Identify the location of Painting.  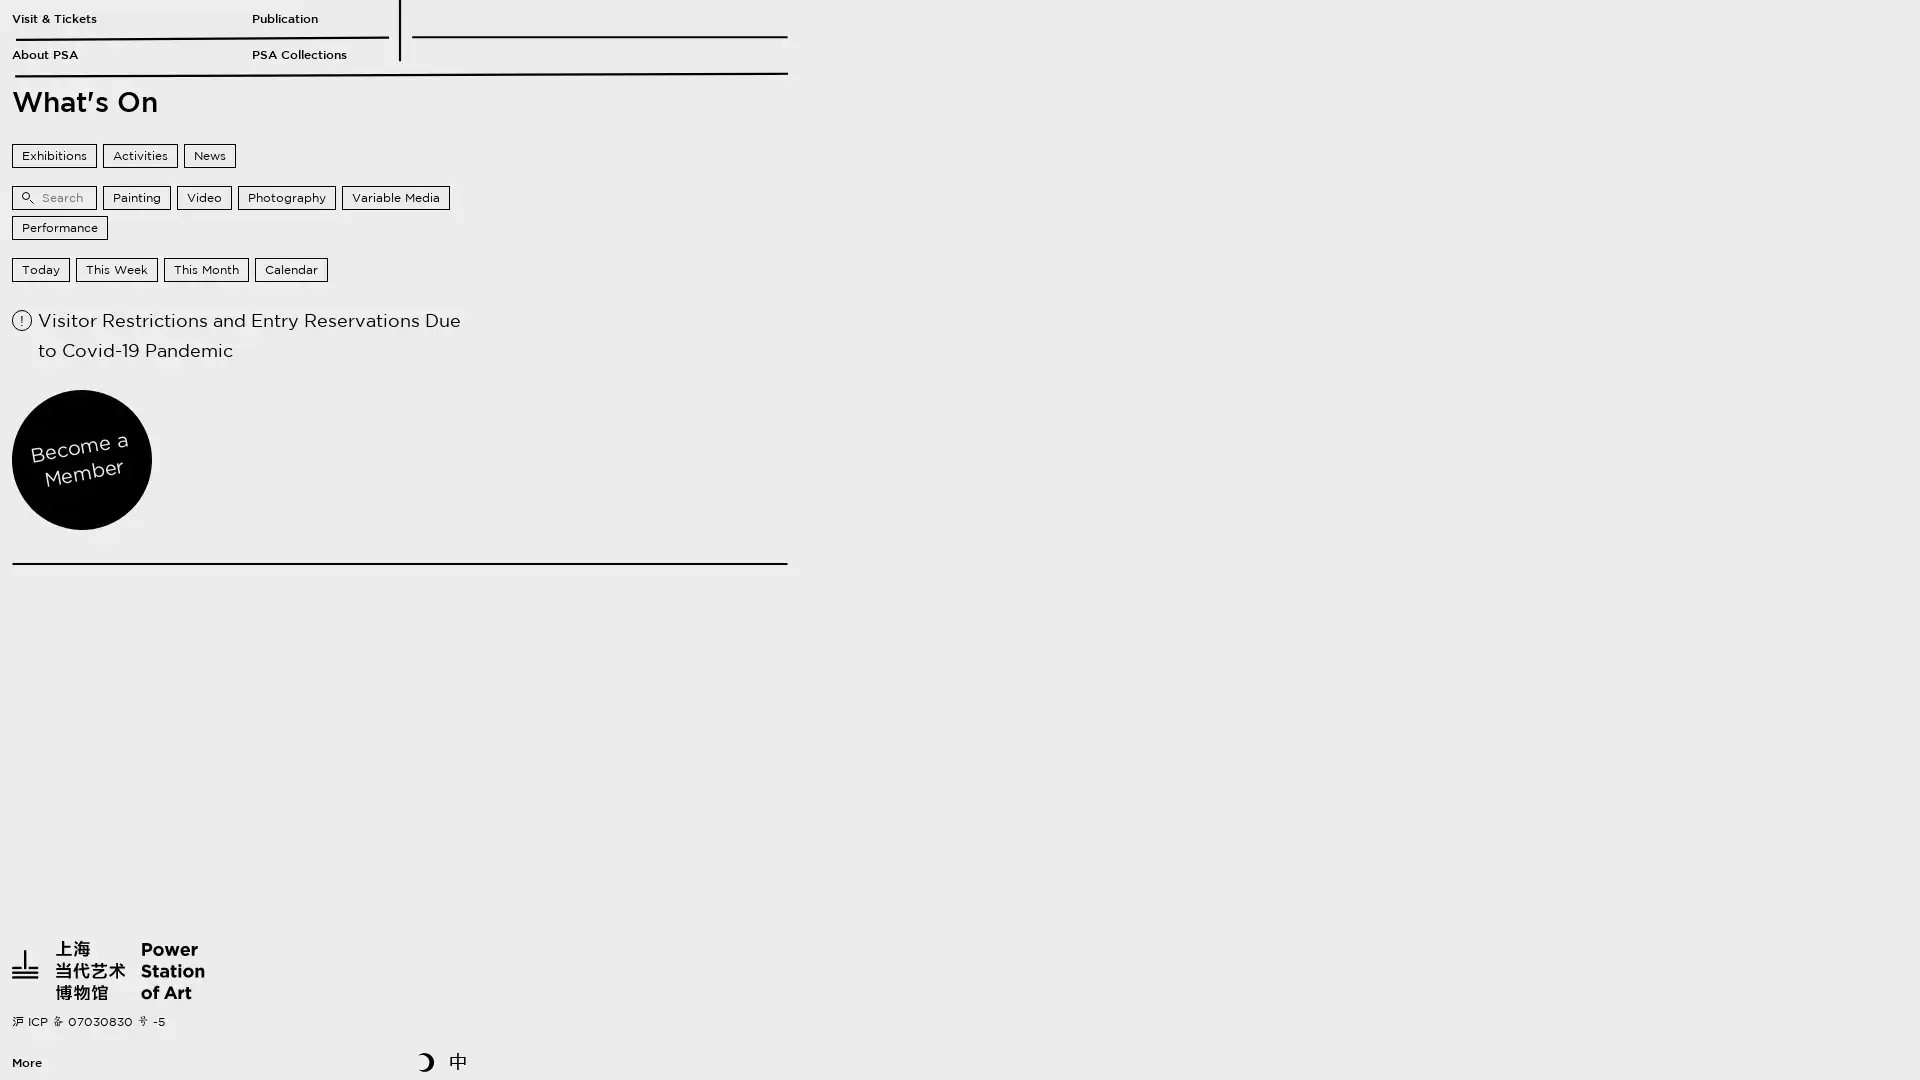
(136, 197).